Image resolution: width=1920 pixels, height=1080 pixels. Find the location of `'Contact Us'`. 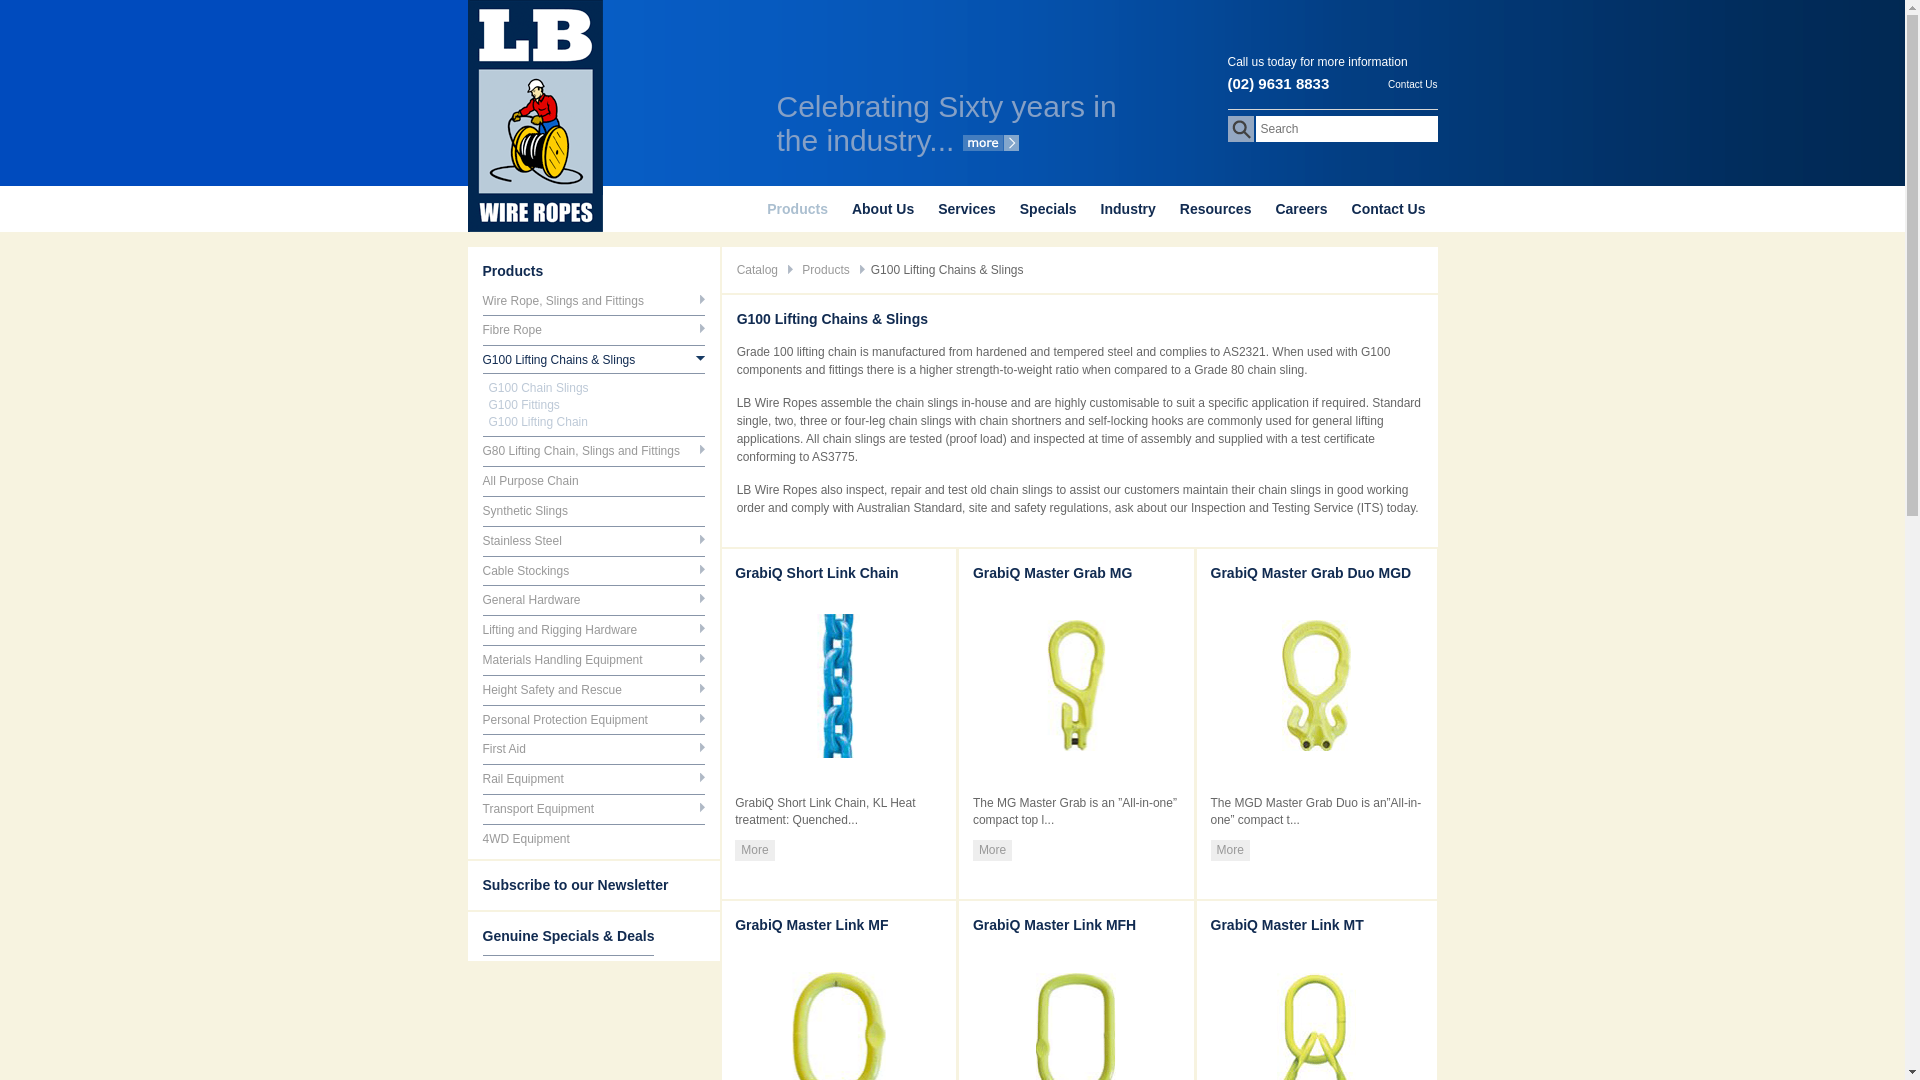

'Contact Us' is located at coordinates (1411, 81).